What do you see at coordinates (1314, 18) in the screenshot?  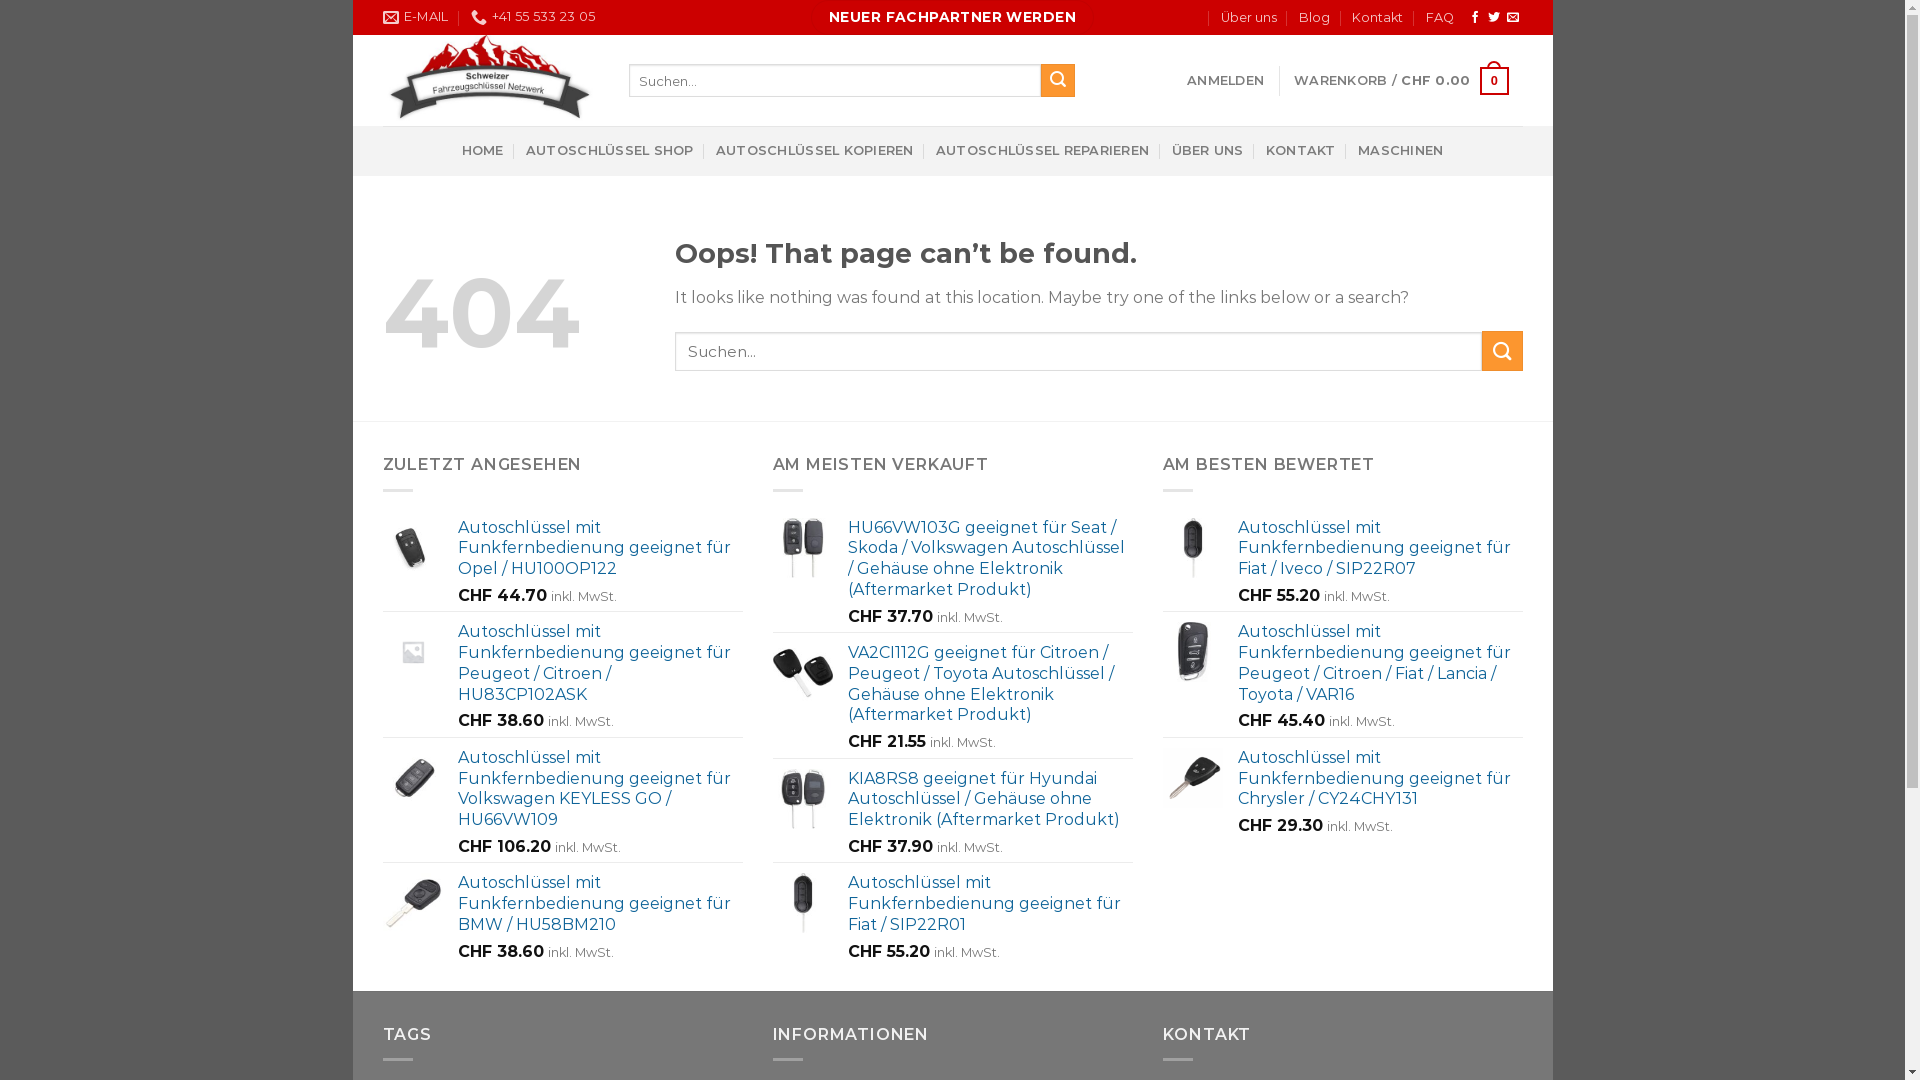 I see `'Blog'` at bounding box center [1314, 18].